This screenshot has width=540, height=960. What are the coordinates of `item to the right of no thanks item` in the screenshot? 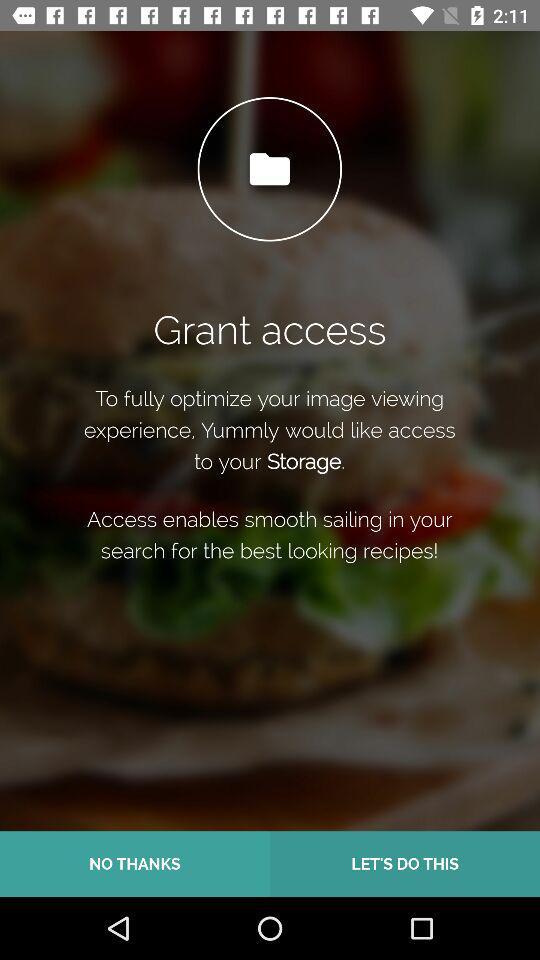 It's located at (405, 863).